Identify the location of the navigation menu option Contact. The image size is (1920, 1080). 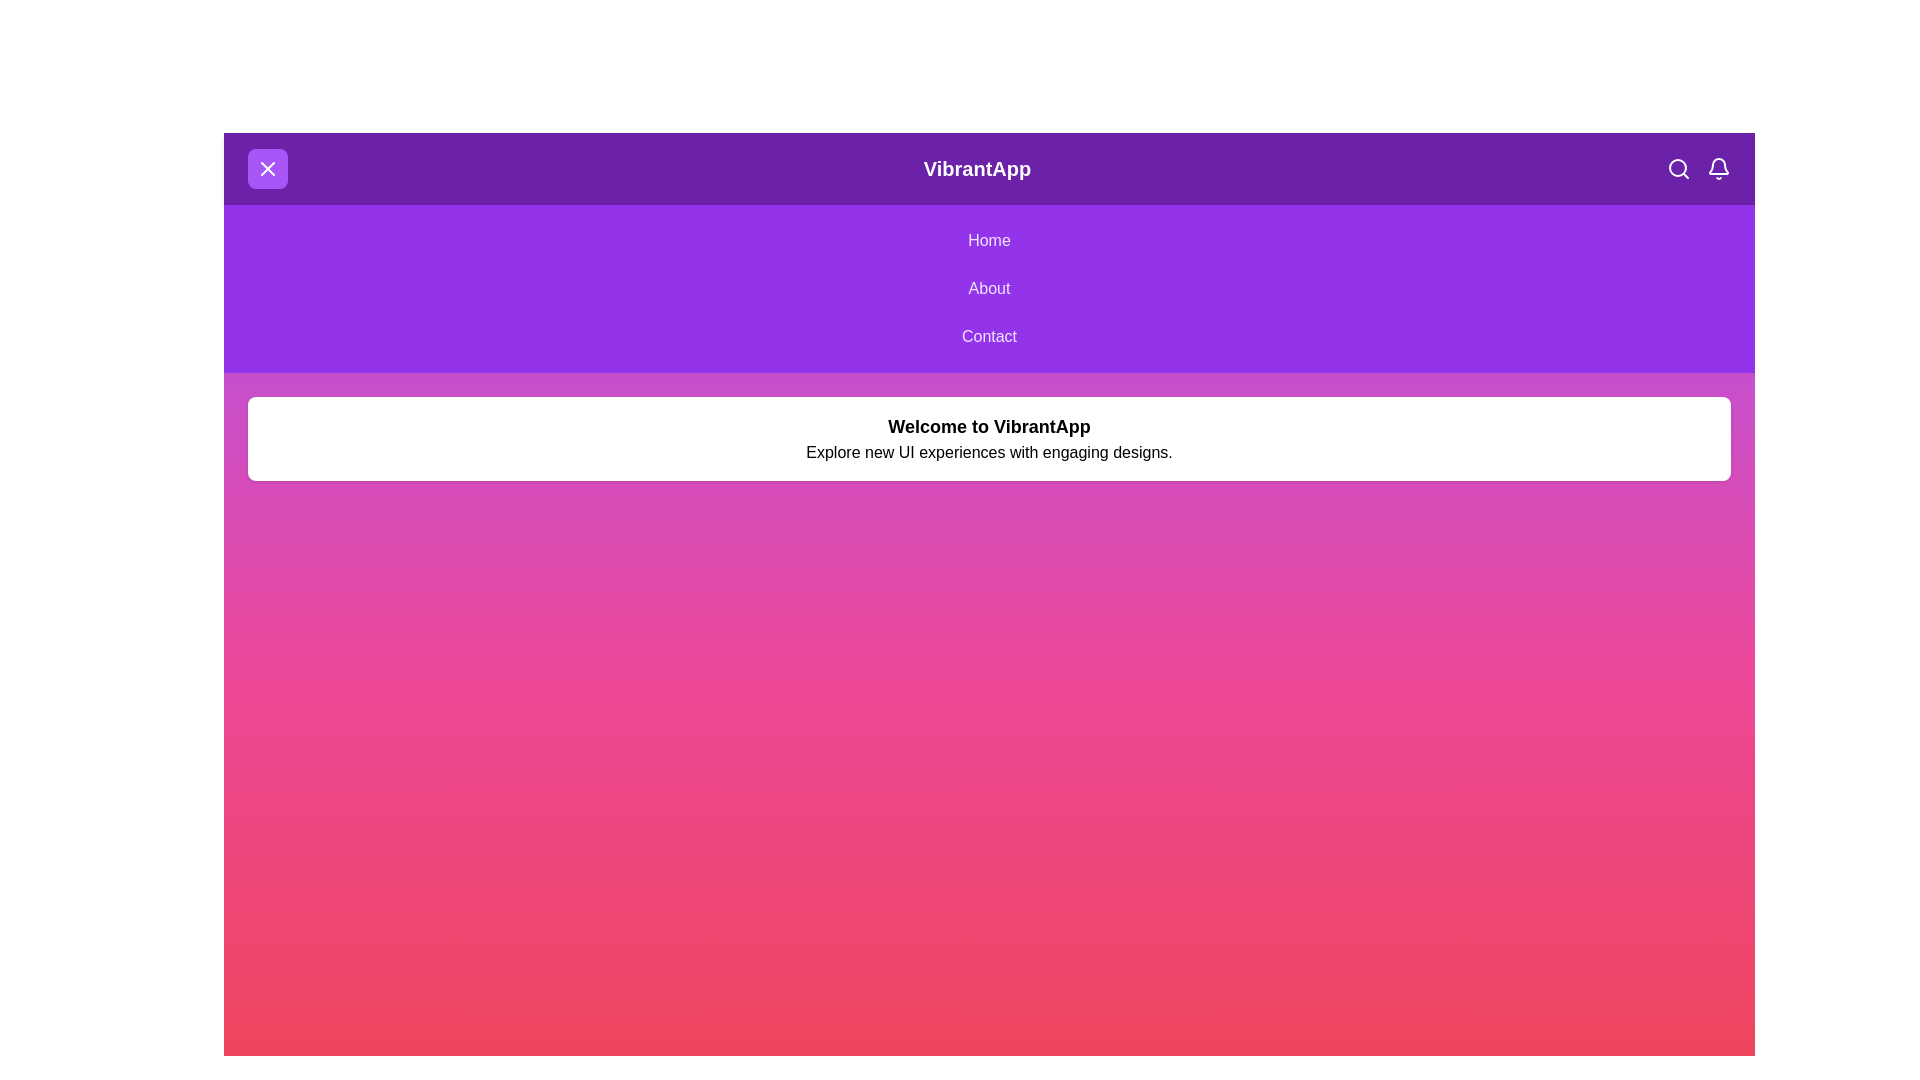
(989, 335).